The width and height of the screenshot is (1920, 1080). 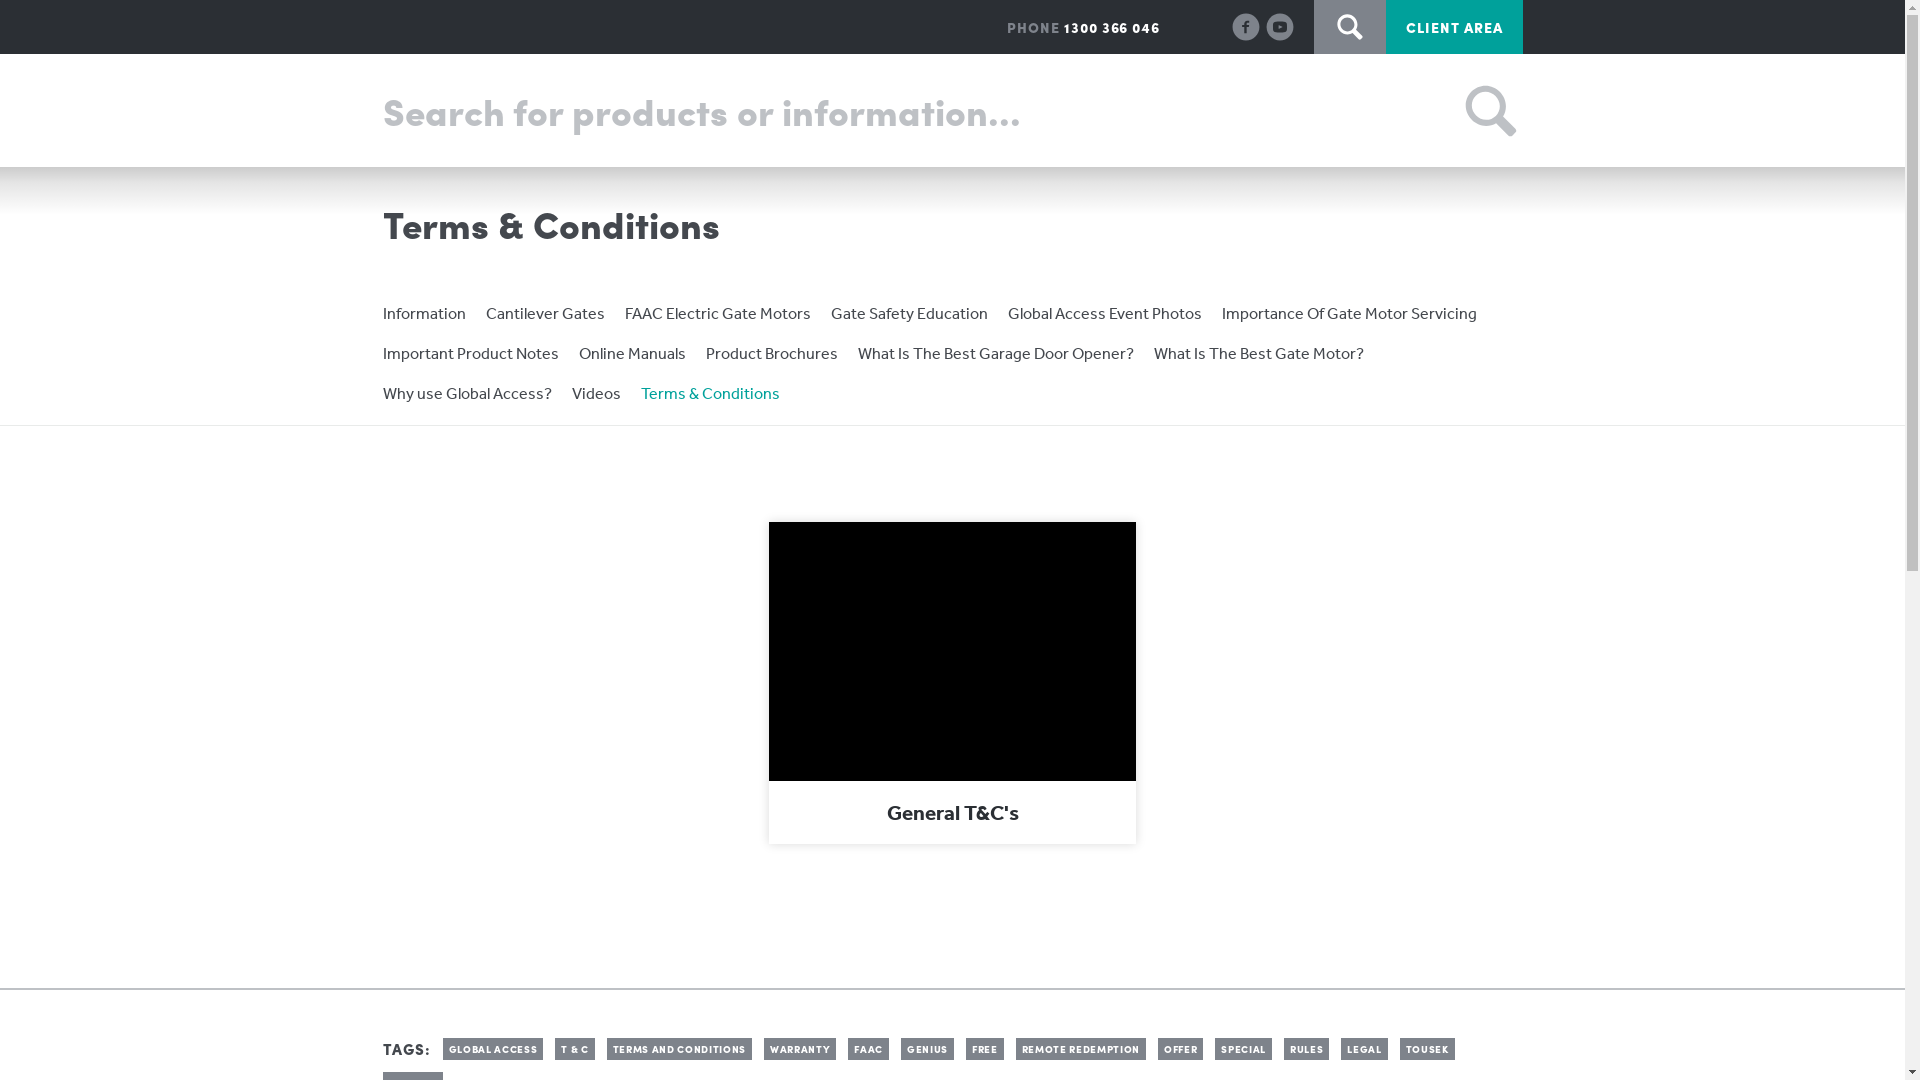 I want to click on 'Global Access Event Photos', so click(x=1008, y=312).